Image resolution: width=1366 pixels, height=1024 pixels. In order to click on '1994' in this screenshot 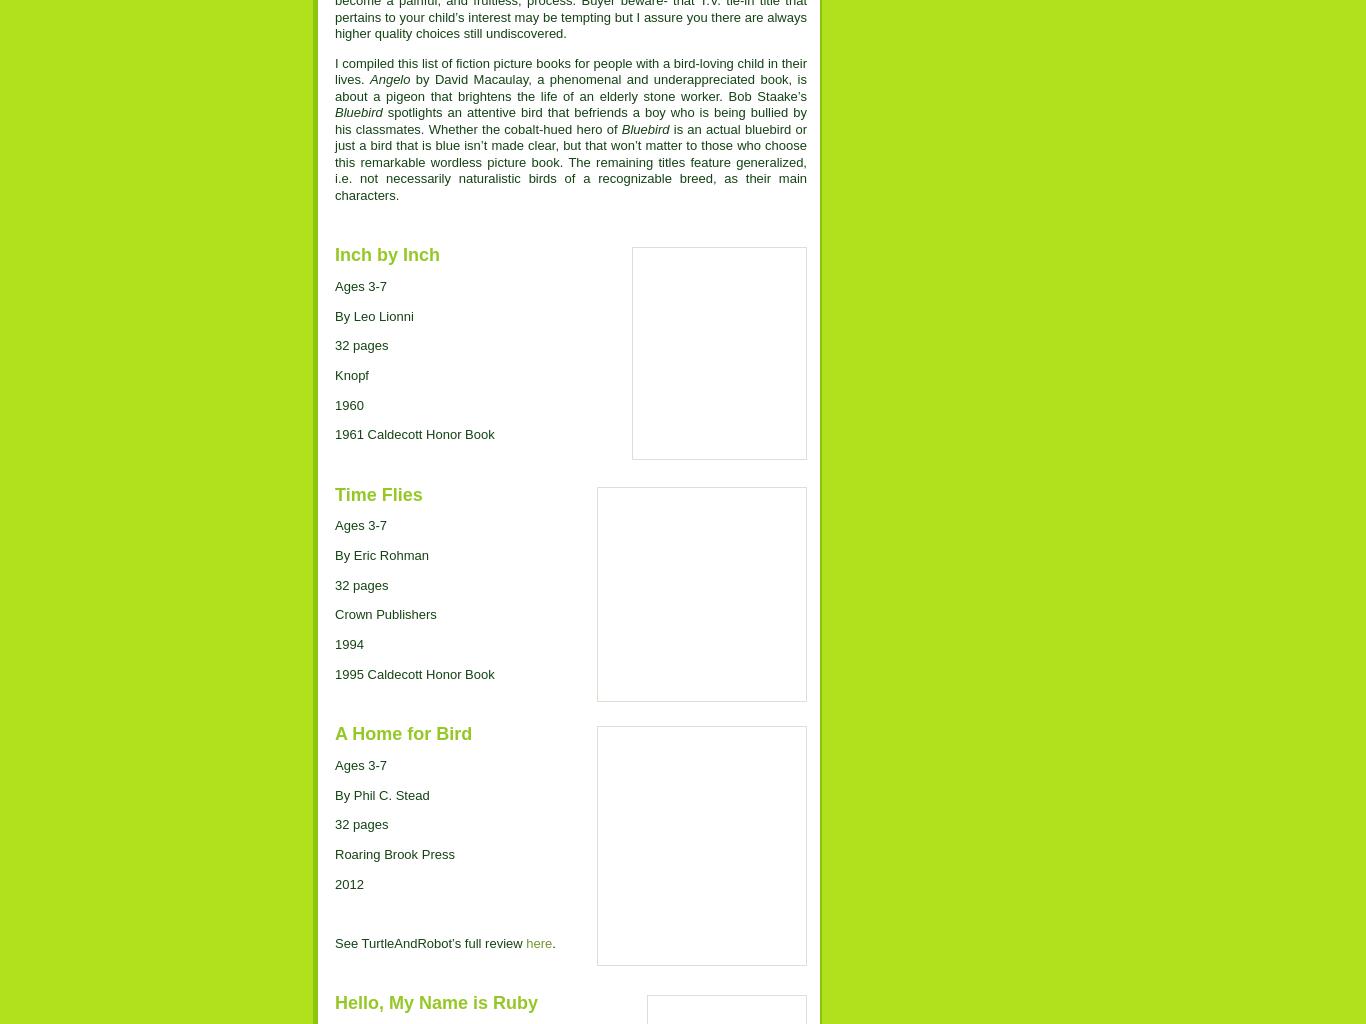, I will do `click(348, 643)`.